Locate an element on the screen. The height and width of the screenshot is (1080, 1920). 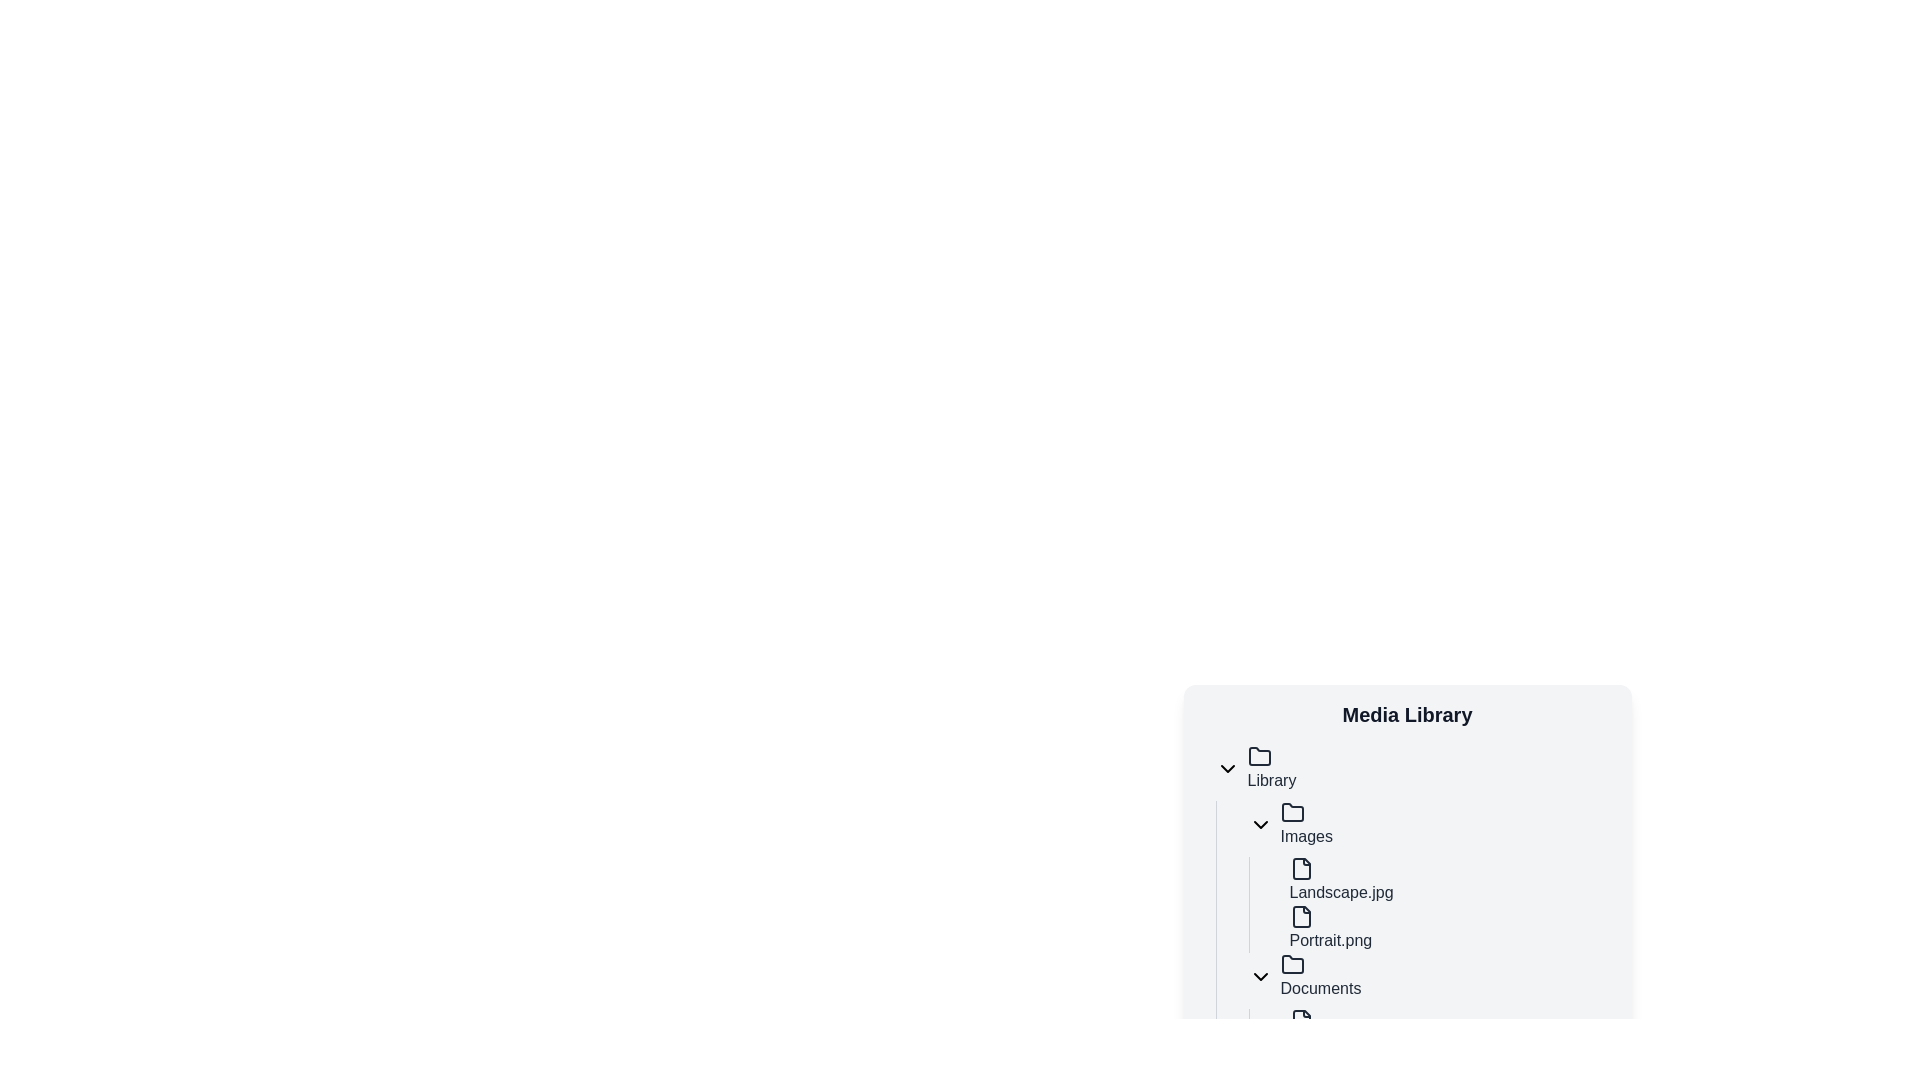
the descriptive text label for the adjacent folder icon in the collapsible media library interface, located at the top-left corner is located at coordinates (1271, 767).